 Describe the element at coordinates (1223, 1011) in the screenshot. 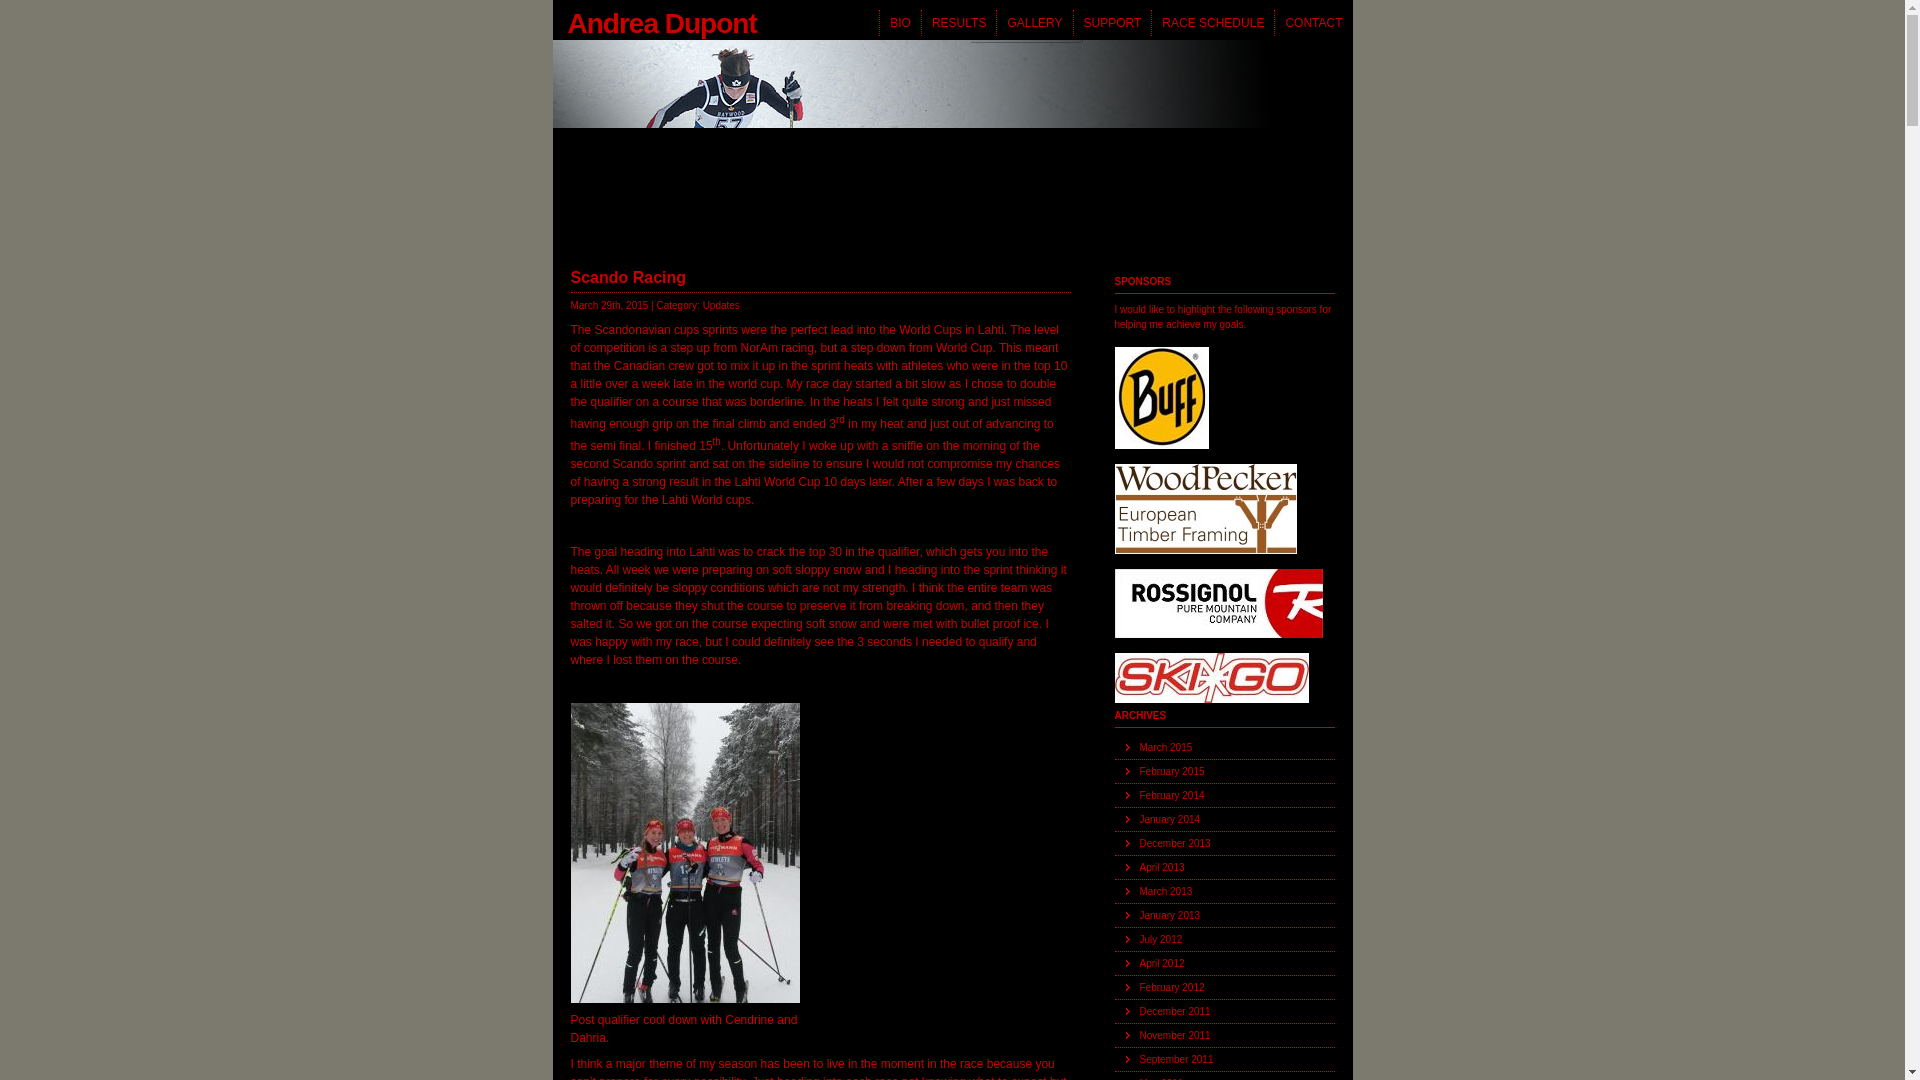

I see `'December 2011'` at that location.